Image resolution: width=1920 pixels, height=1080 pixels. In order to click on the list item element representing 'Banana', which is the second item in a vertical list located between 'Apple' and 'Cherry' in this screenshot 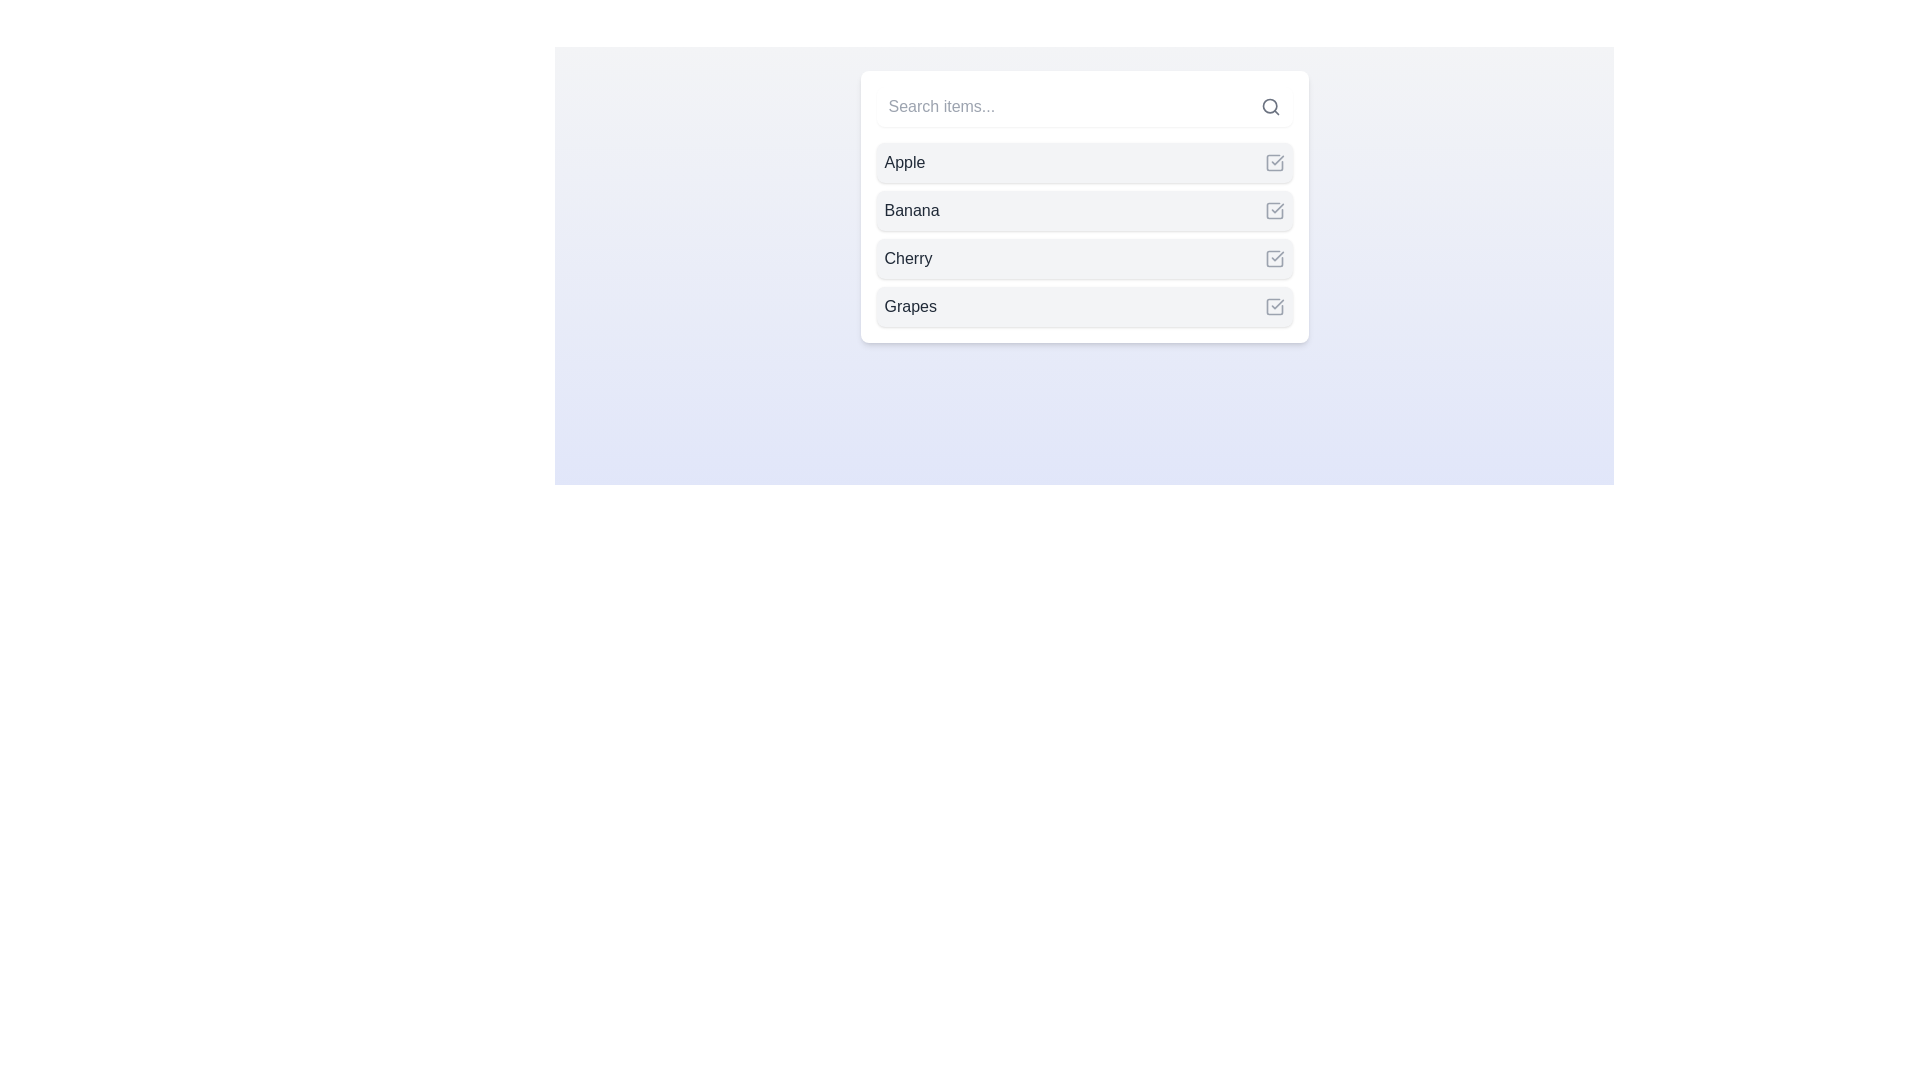, I will do `click(1083, 211)`.